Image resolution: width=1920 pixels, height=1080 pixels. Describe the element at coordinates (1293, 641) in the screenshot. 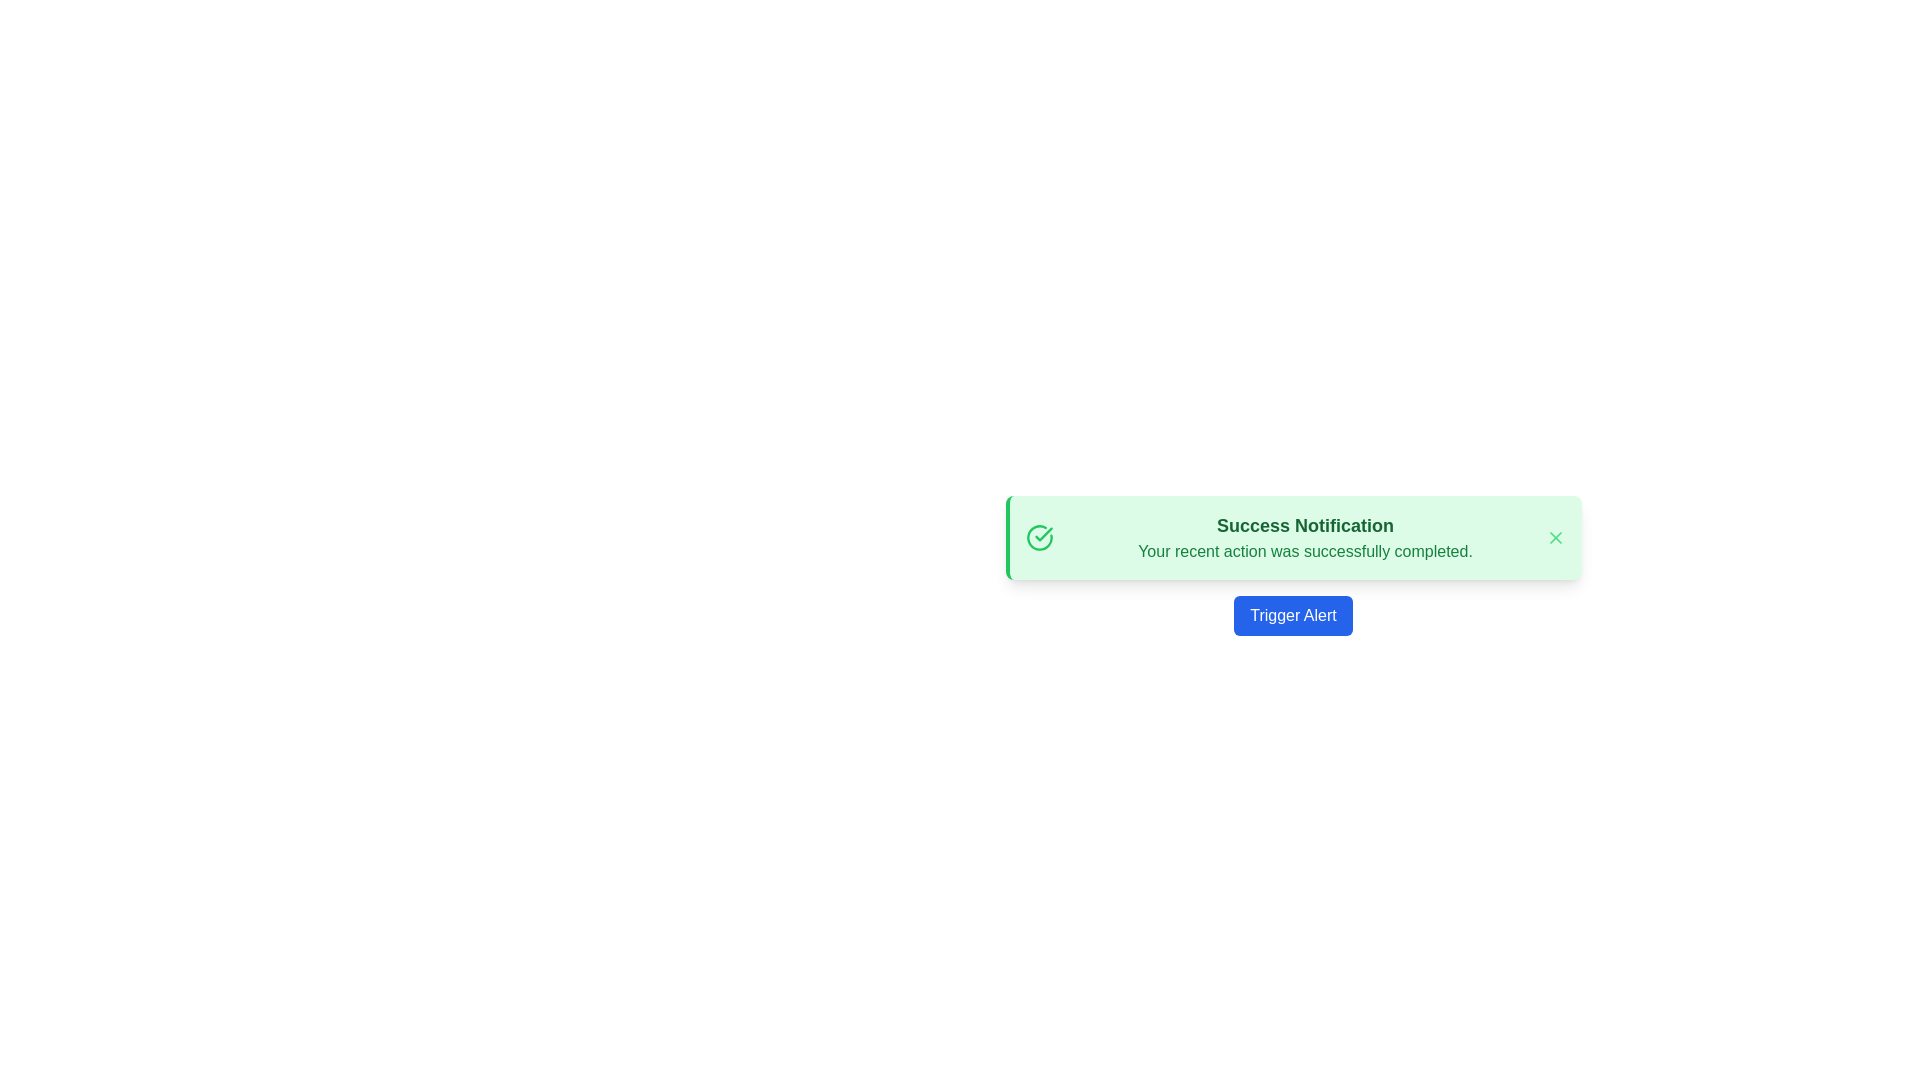

I see `the Notification Banner with Action Button displaying 'Success Notification'` at that location.